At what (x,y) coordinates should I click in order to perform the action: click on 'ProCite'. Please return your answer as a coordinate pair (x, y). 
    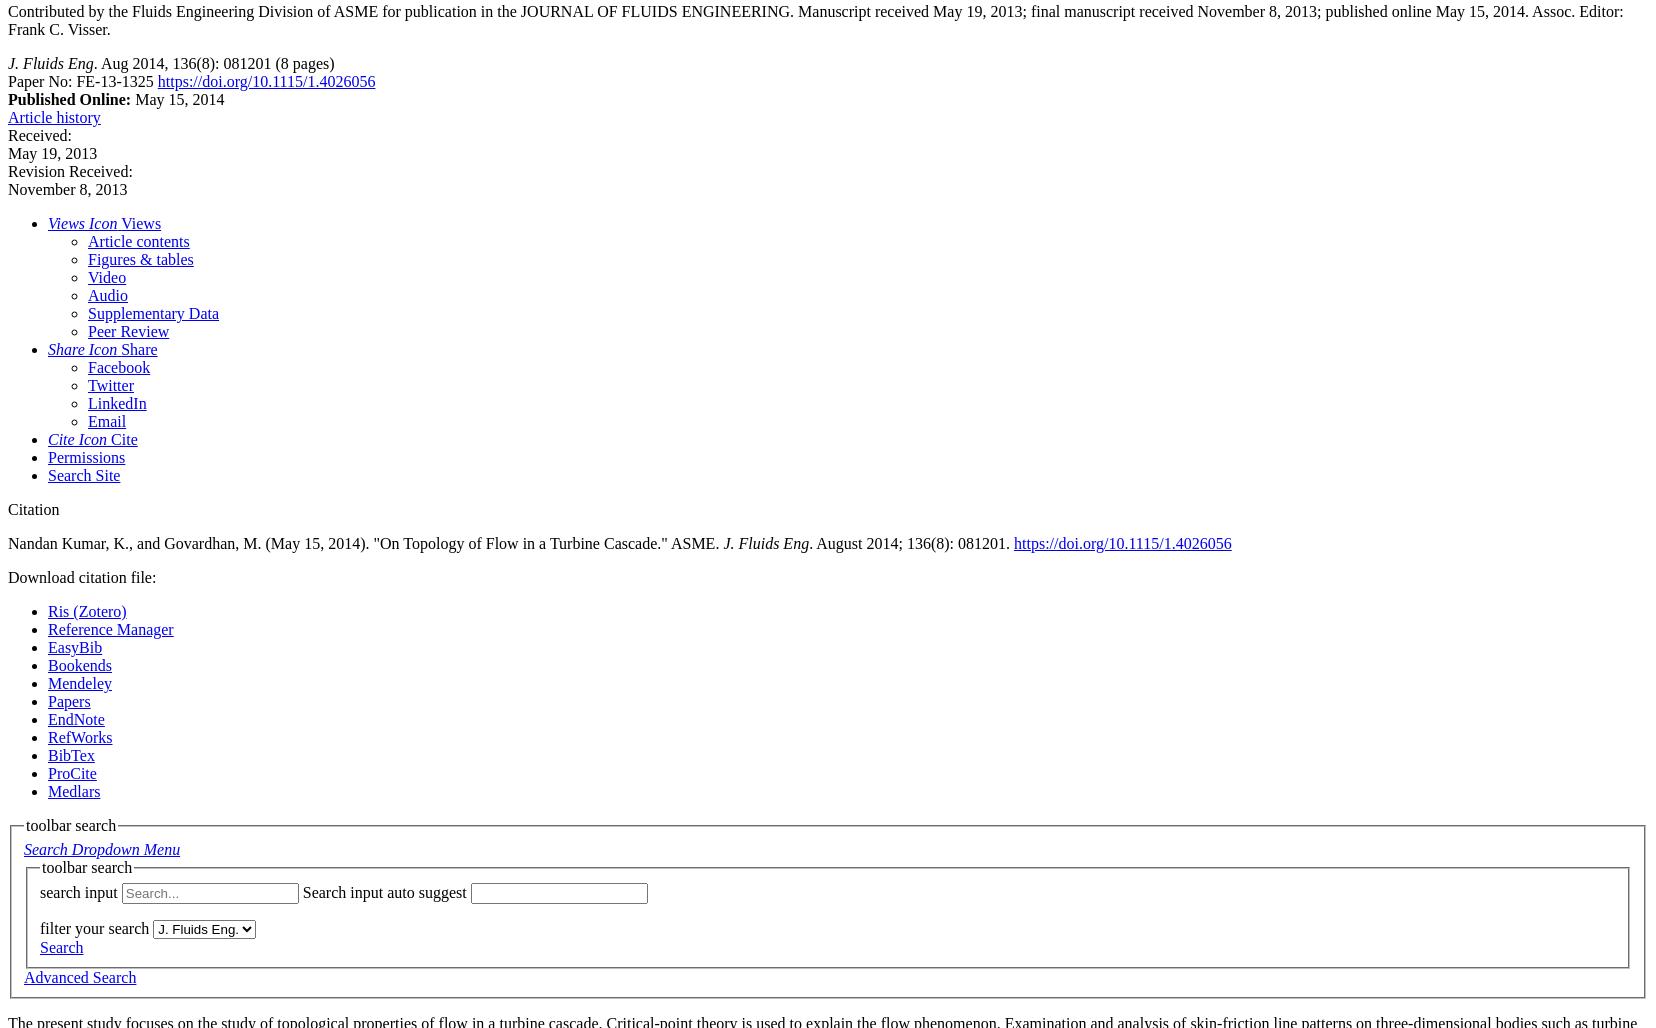
    Looking at the image, I should click on (71, 773).